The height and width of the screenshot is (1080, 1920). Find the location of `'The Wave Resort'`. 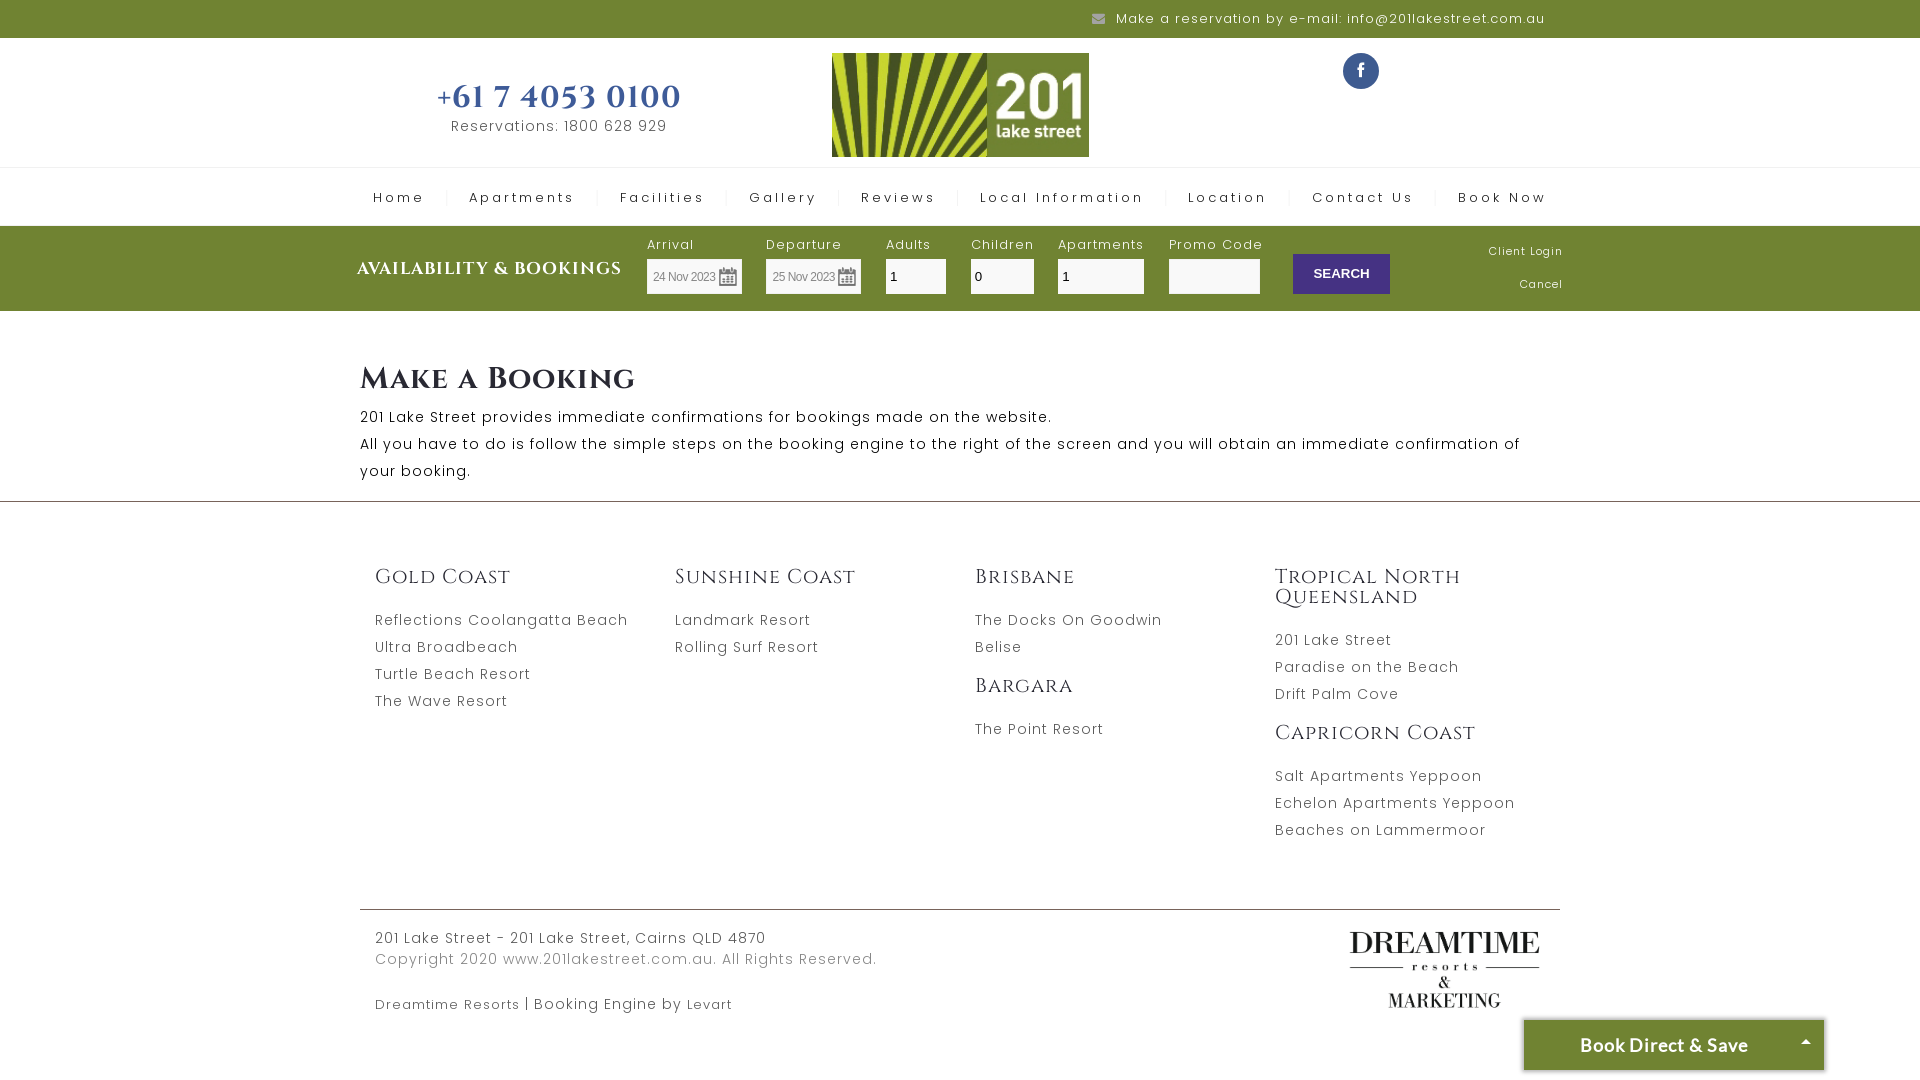

'The Wave Resort' is located at coordinates (440, 700).